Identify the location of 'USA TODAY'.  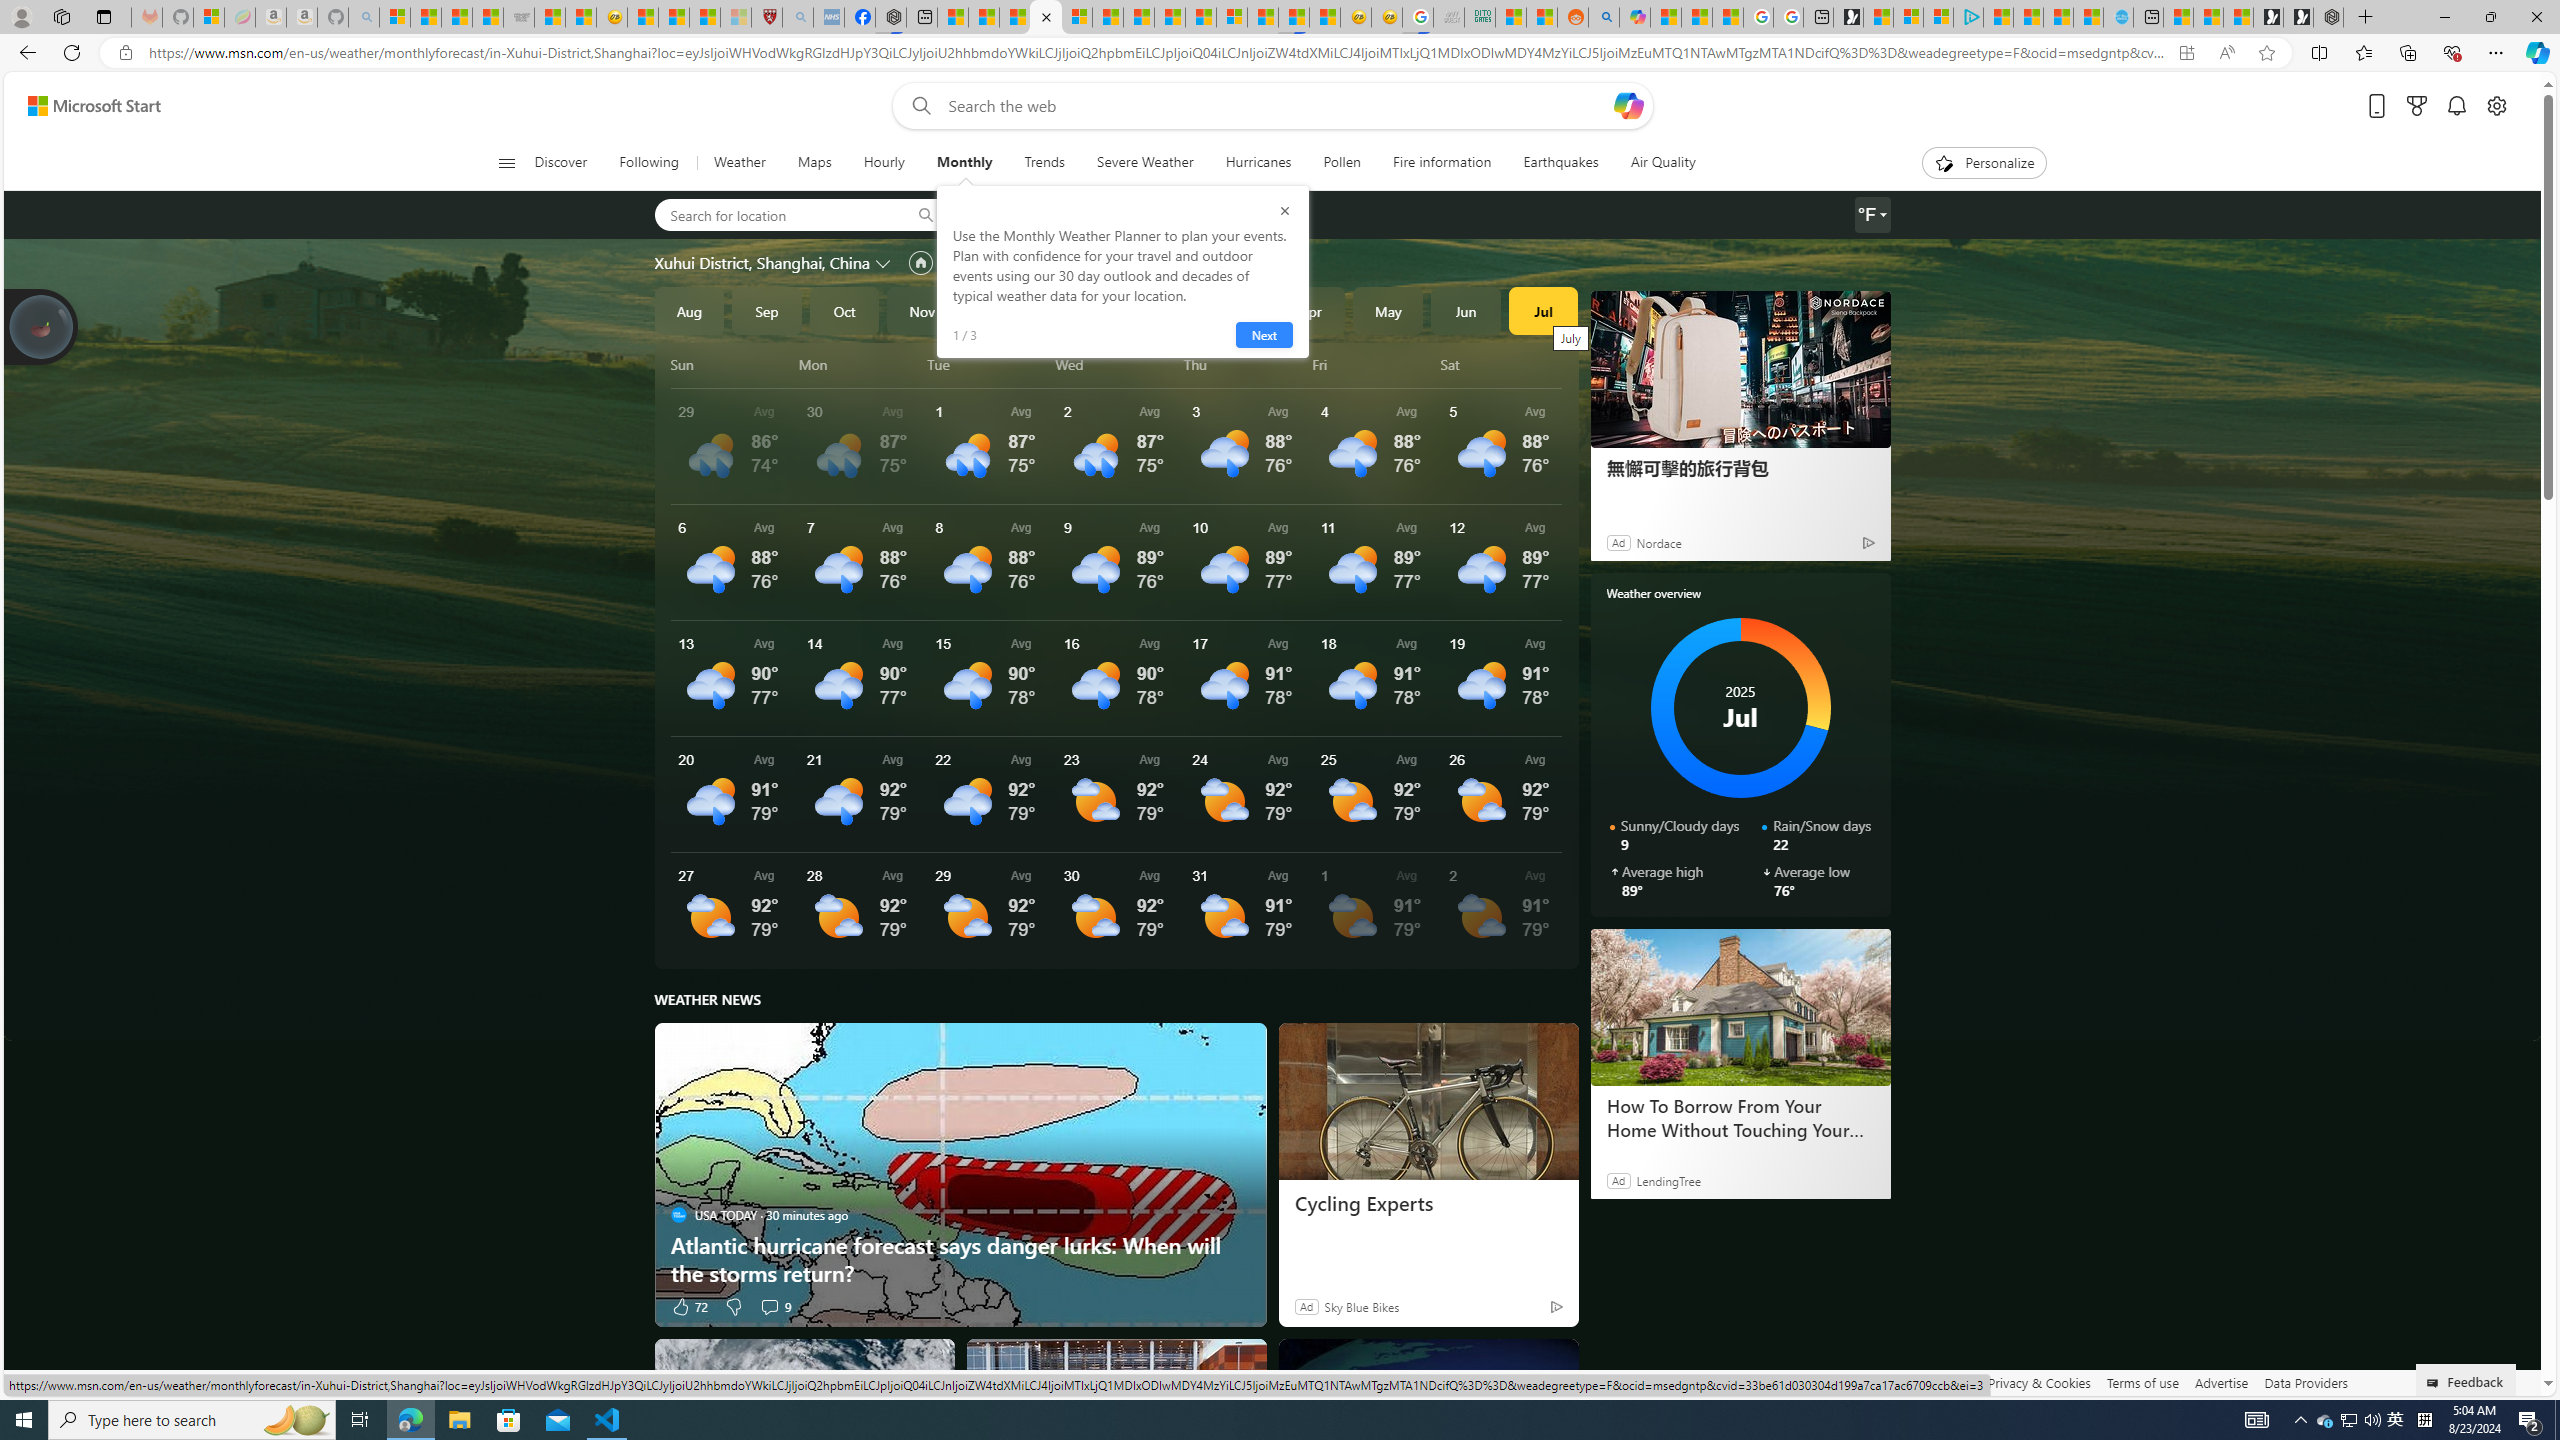
(677, 1214).